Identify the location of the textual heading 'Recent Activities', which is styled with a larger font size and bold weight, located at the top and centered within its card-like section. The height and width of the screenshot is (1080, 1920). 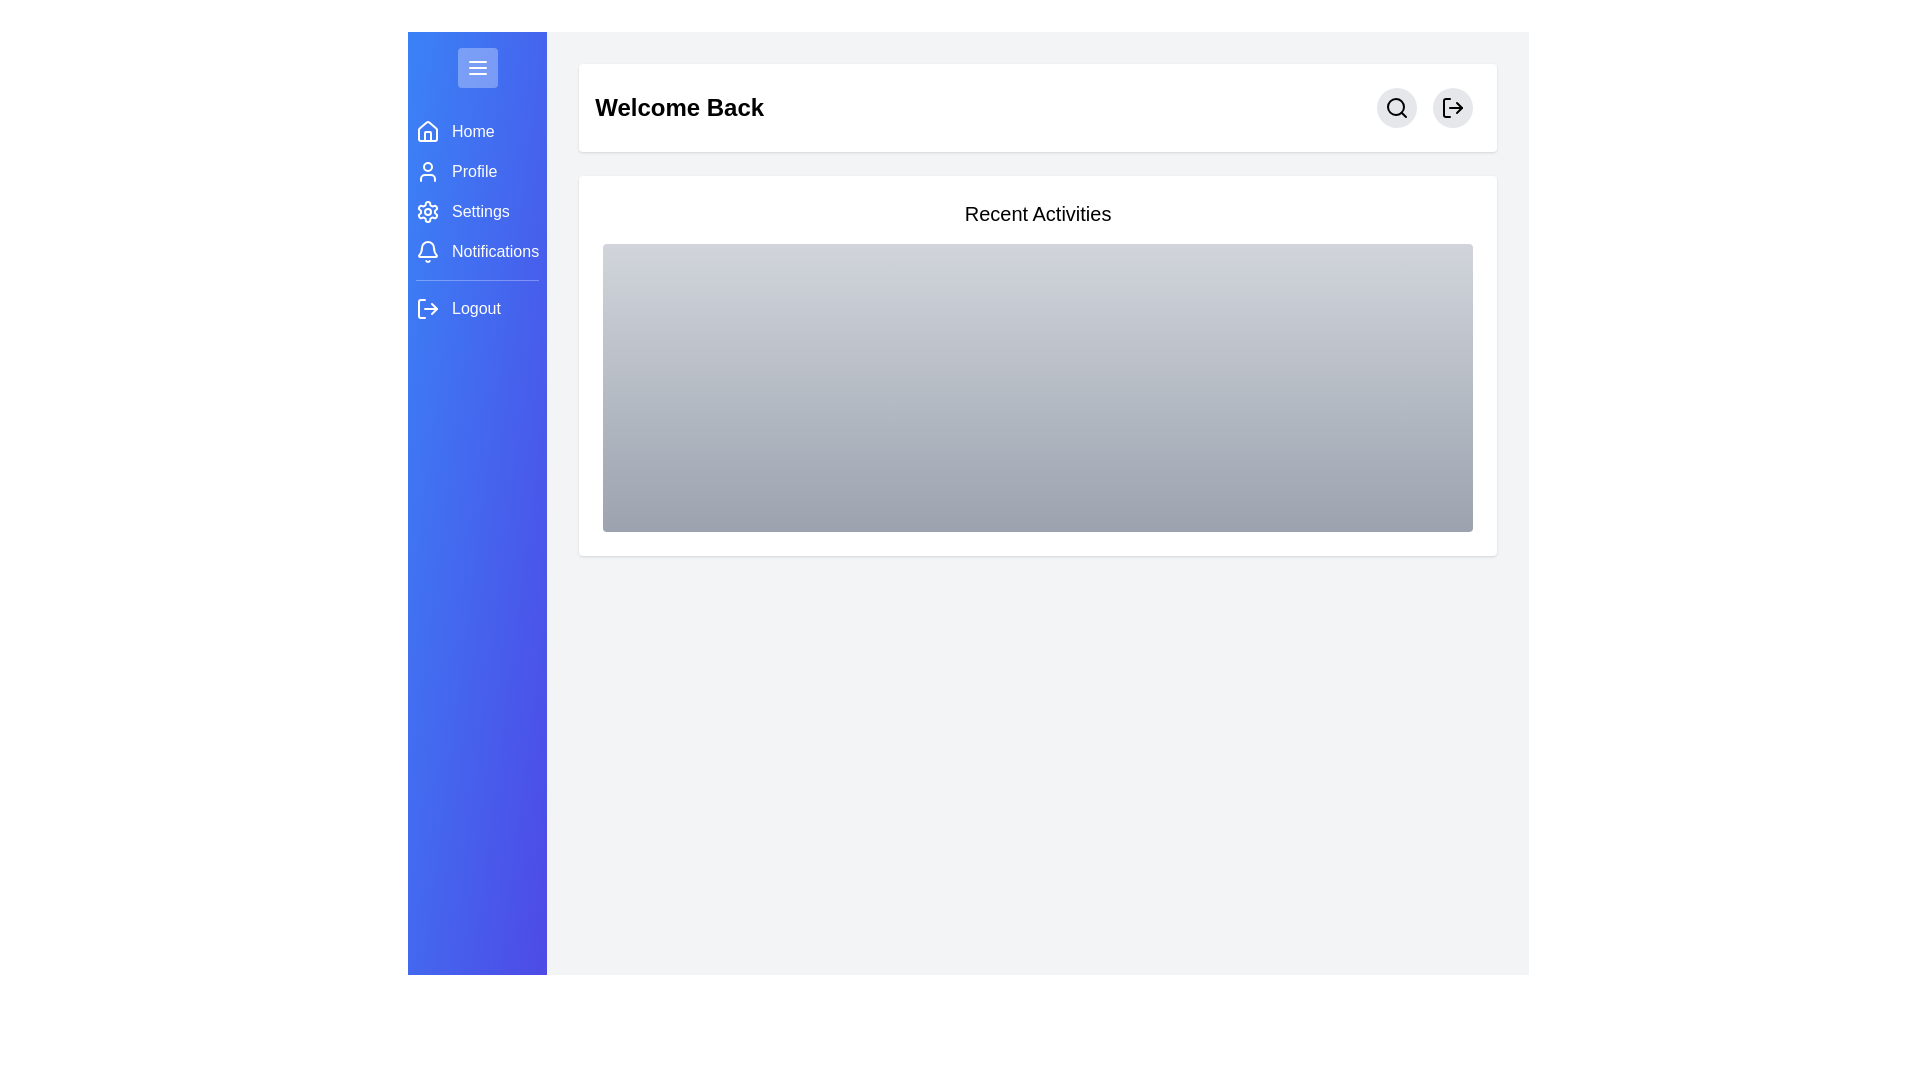
(1038, 213).